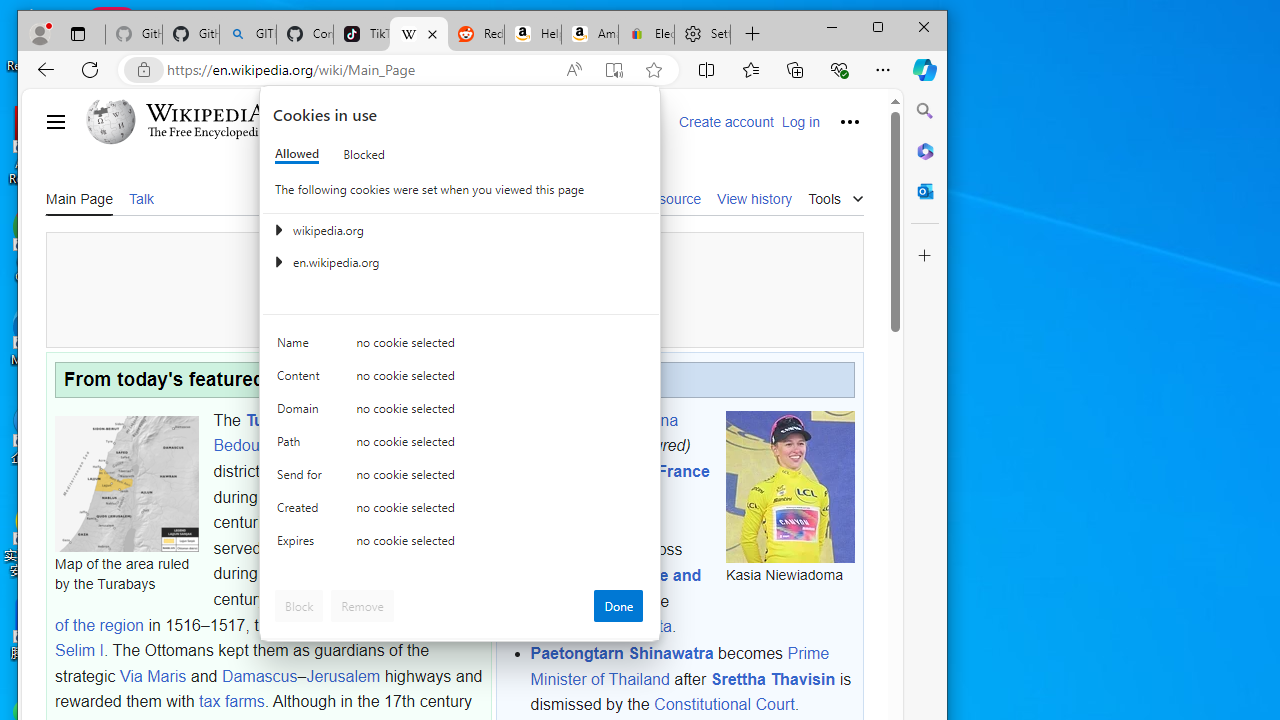  Describe the element at coordinates (301, 380) in the screenshot. I see `'Content'` at that location.